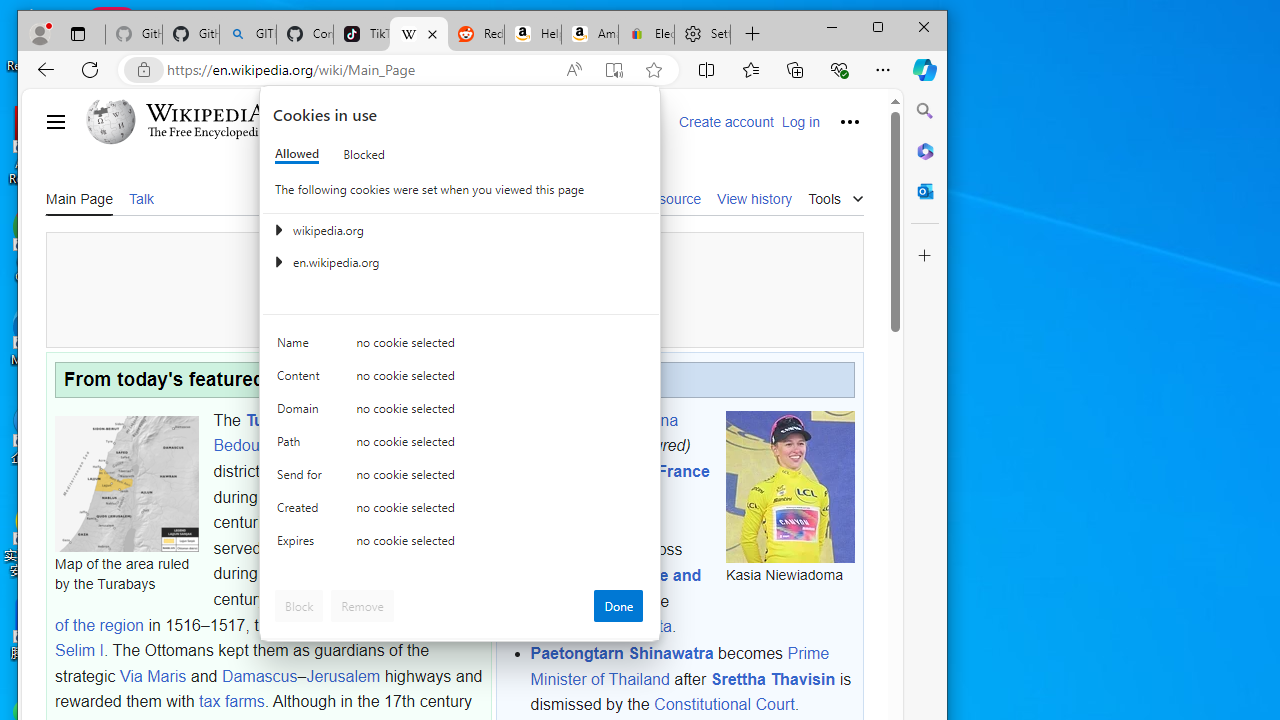  Describe the element at coordinates (301, 380) in the screenshot. I see `'Content'` at that location.